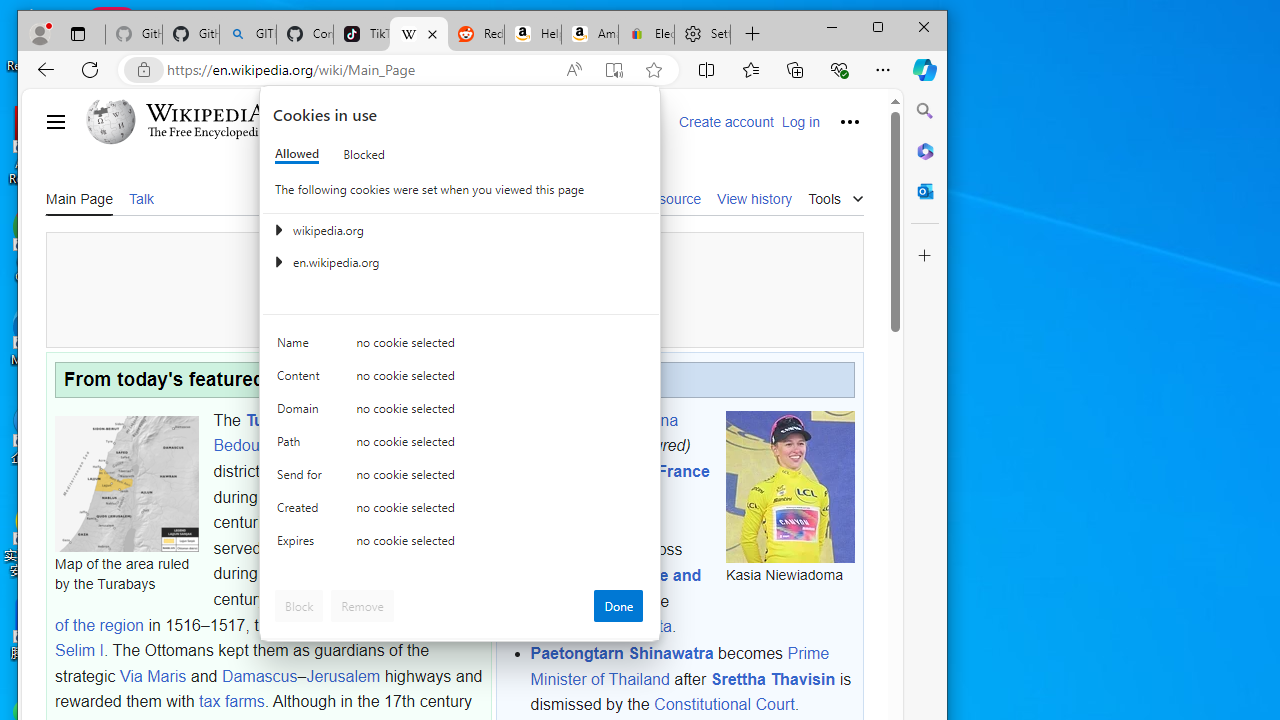  Describe the element at coordinates (301, 380) in the screenshot. I see `'Content'` at that location.